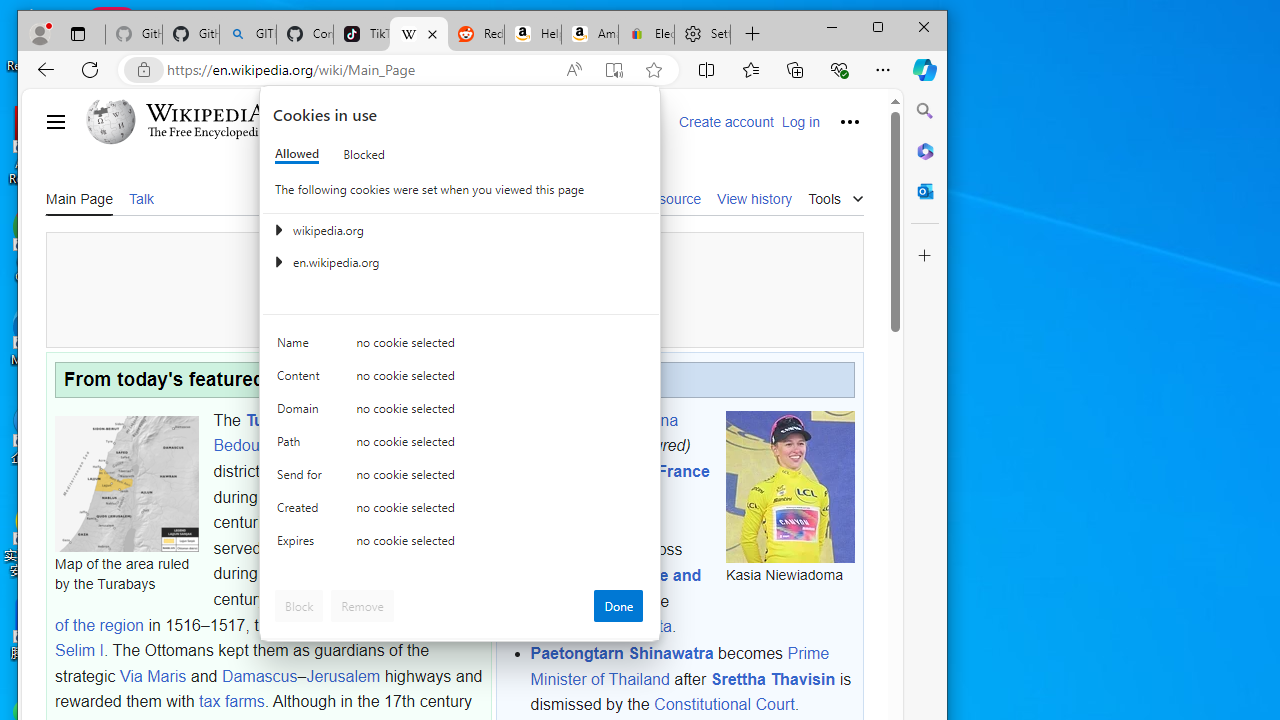  Describe the element at coordinates (301, 380) in the screenshot. I see `'Content'` at that location.